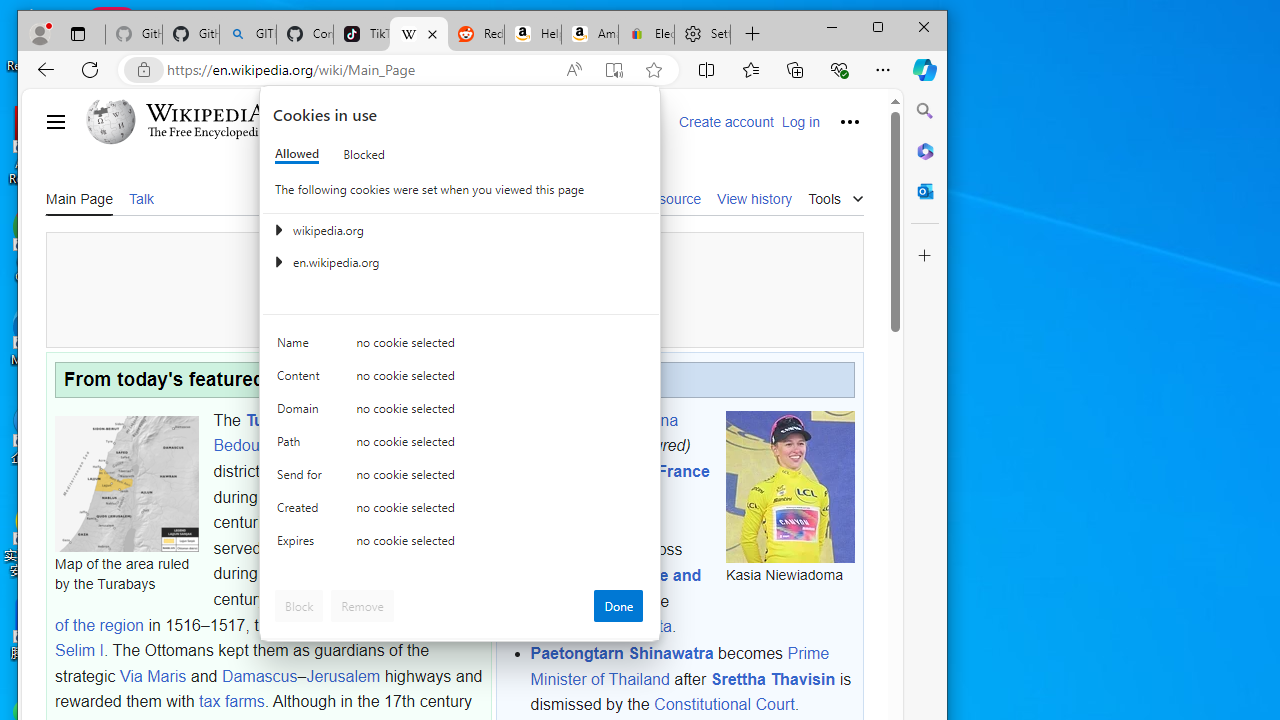  Describe the element at coordinates (301, 380) in the screenshot. I see `'Content'` at that location.